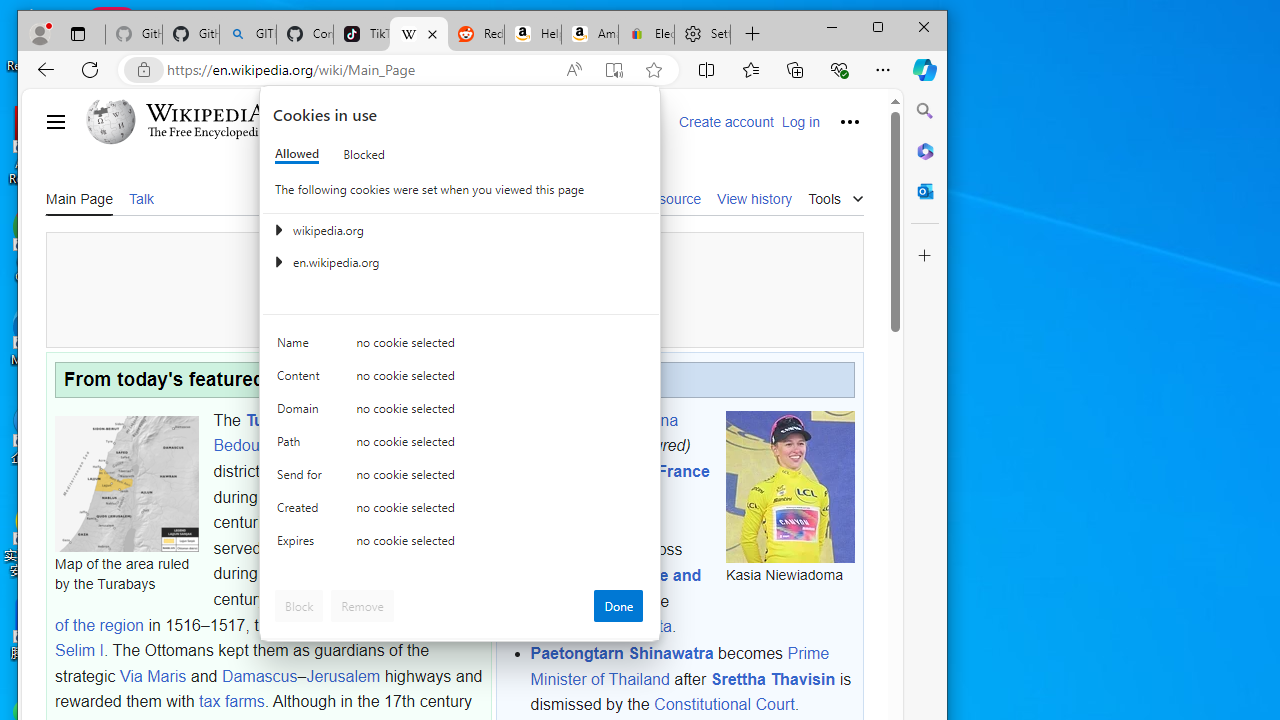  Describe the element at coordinates (301, 380) in the screenshot. I see `'Content'` at that location.